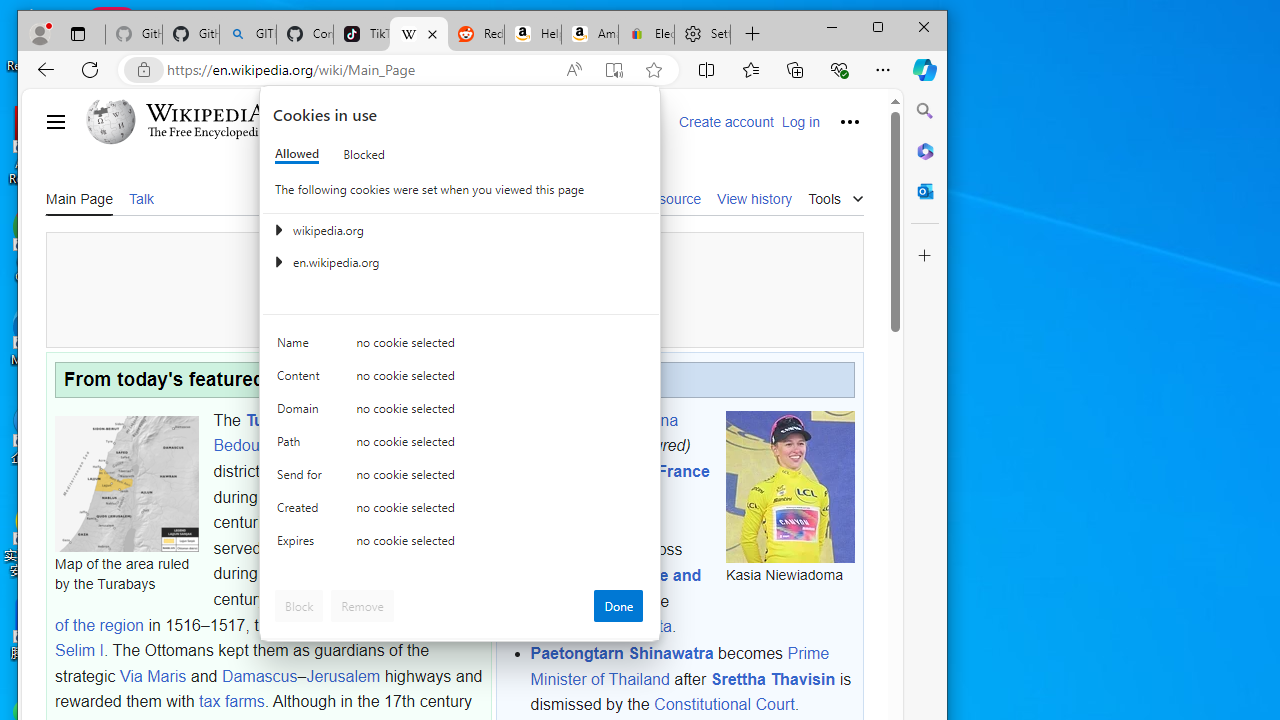  Describe the element at coordinates (301, 380) in the screenshot. I see `'Content'` at that location.